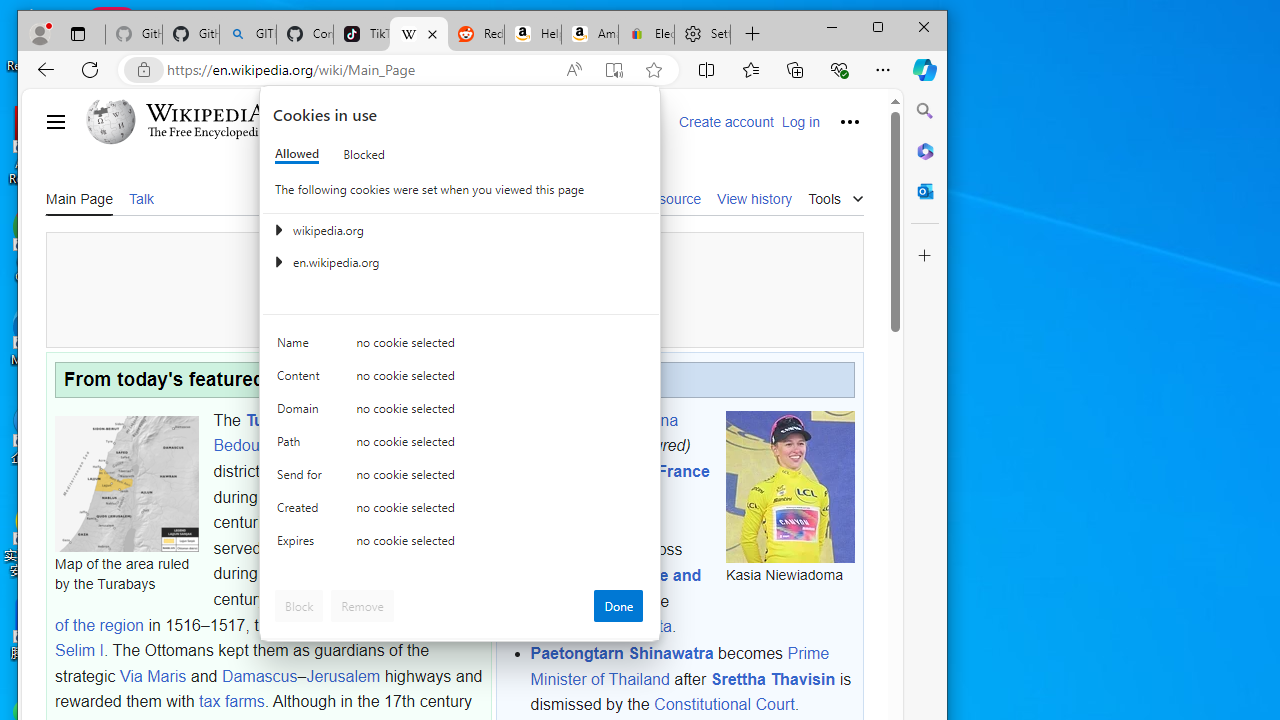  Describe the element at coordinates (301, 380) in the screenshot. I see `'Content'` at that location.